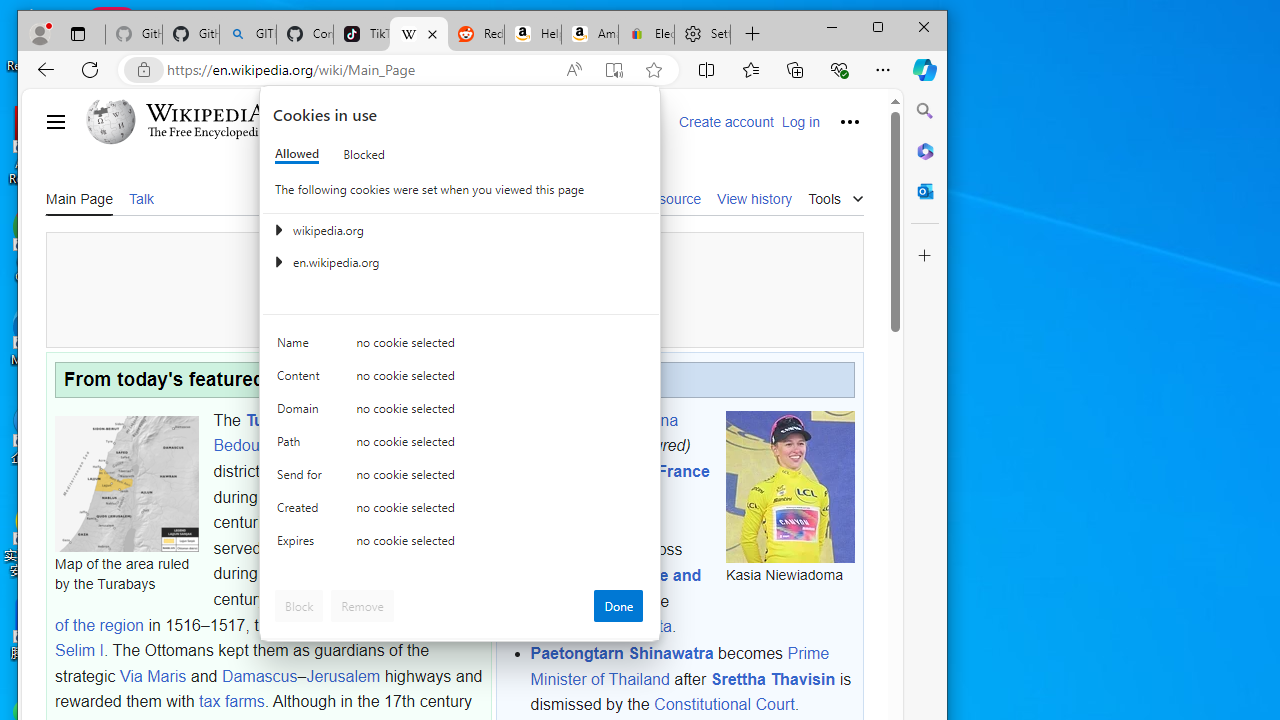  Describe the element at coordinates (301, 380) in the screenshot. I see `'Content'` at that location.